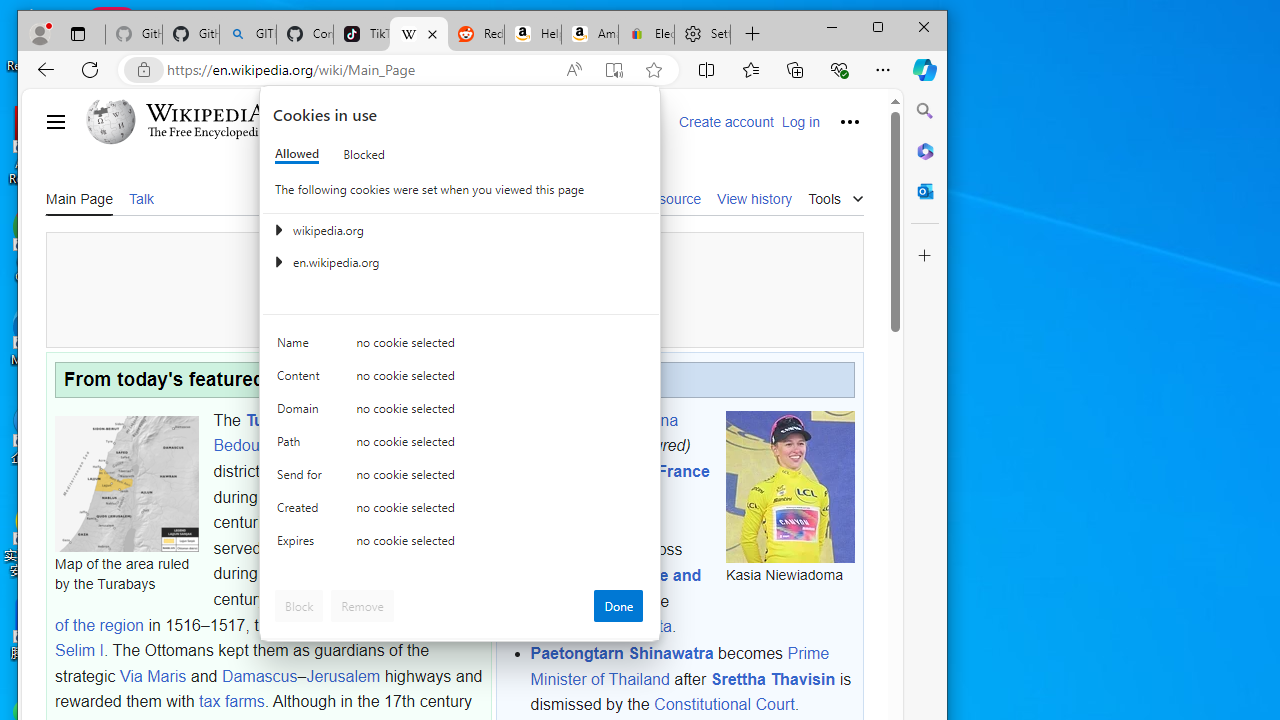  Describe the element at coordinates (301, 380) in the screenshot. I see `'Content'` at that location.